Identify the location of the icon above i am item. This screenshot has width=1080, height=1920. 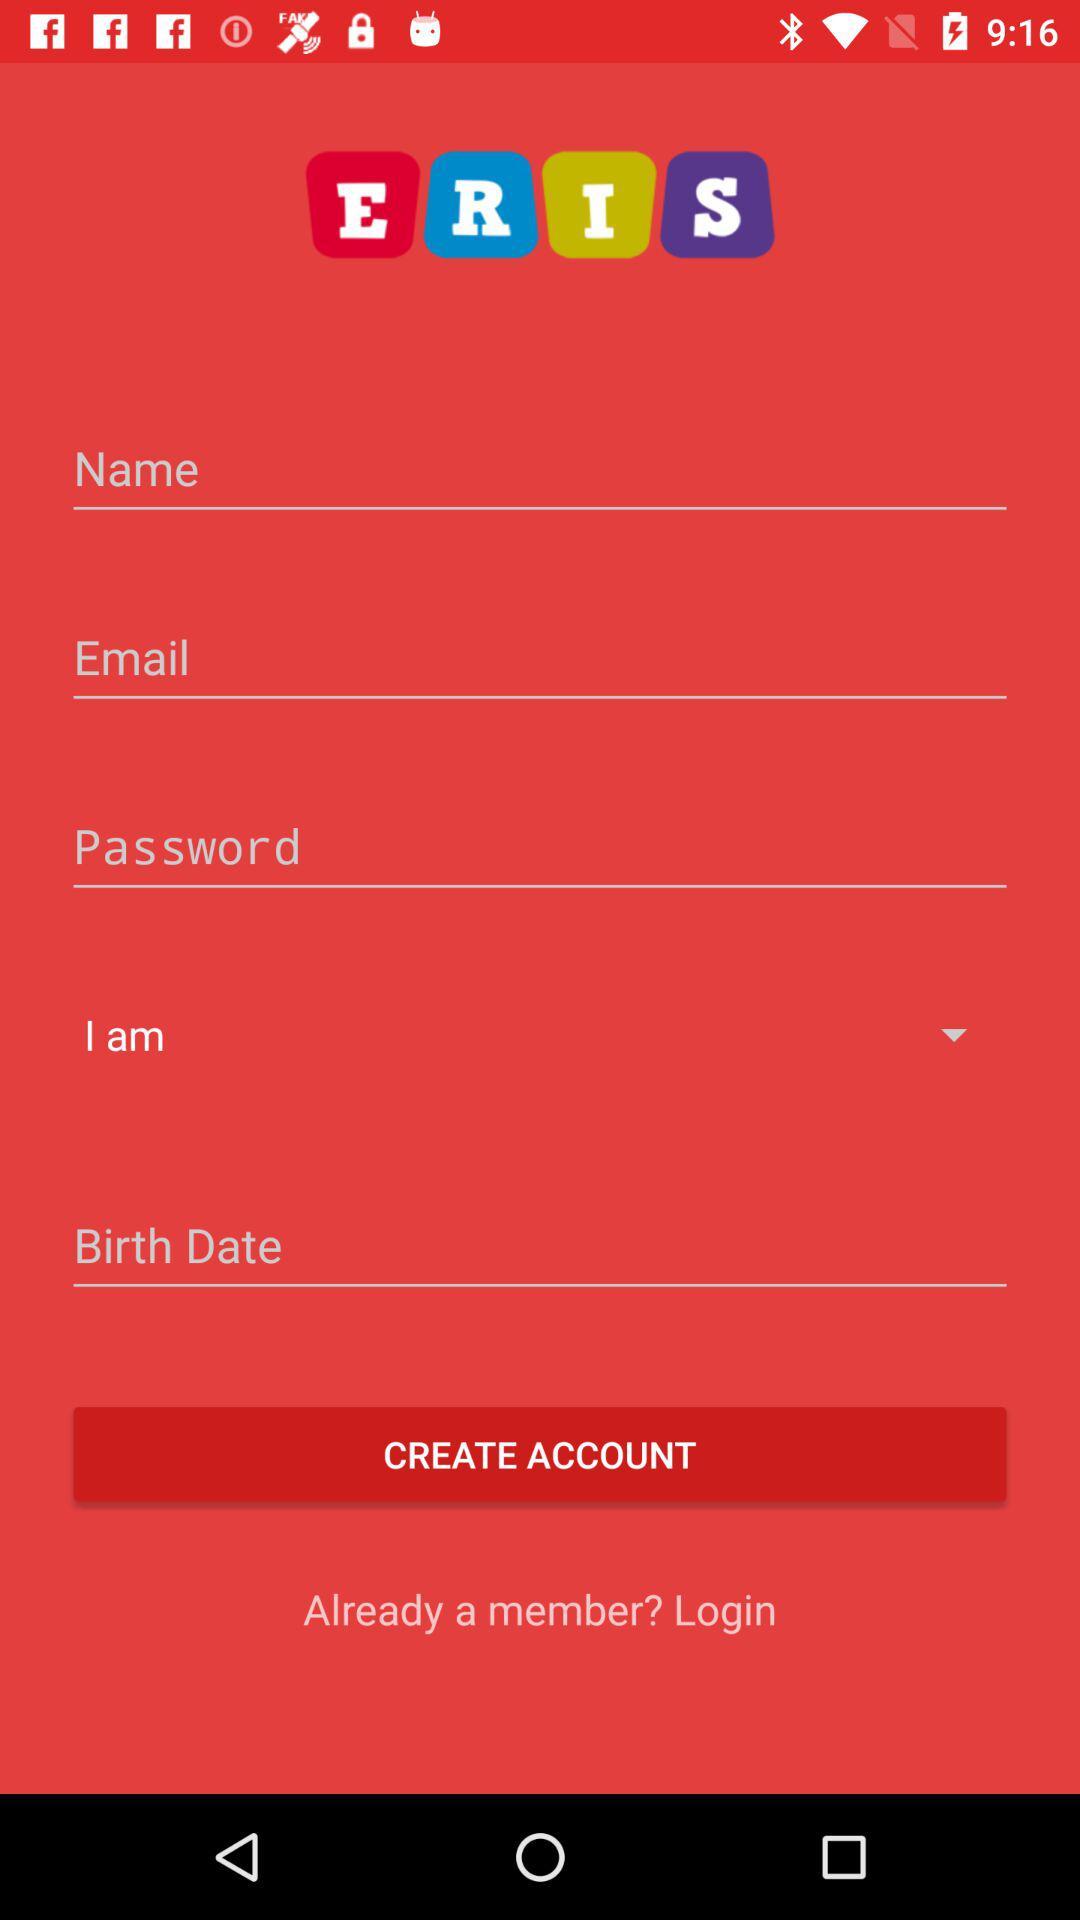
(540, 849).